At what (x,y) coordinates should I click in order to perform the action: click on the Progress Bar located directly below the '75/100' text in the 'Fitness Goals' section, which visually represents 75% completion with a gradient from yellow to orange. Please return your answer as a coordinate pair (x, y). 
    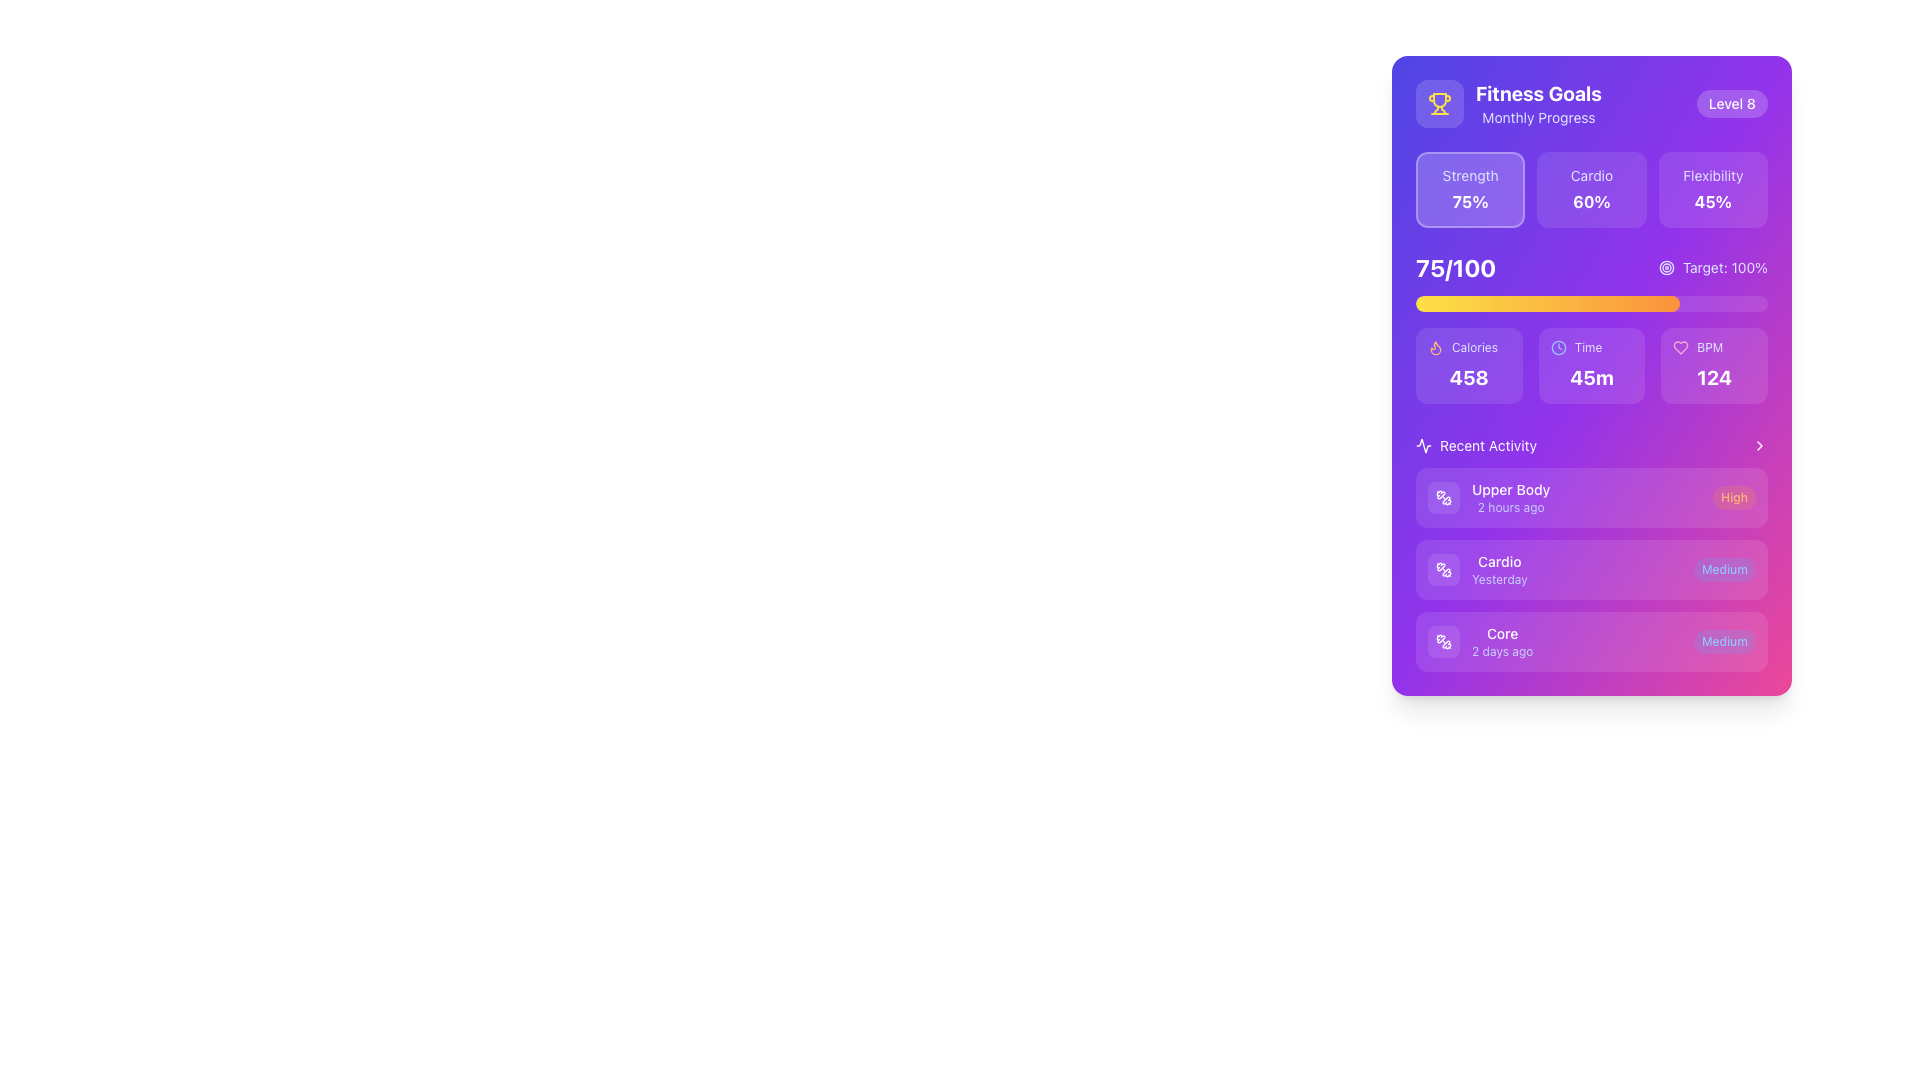
    Looking at the image, I should click on (1591, 304).